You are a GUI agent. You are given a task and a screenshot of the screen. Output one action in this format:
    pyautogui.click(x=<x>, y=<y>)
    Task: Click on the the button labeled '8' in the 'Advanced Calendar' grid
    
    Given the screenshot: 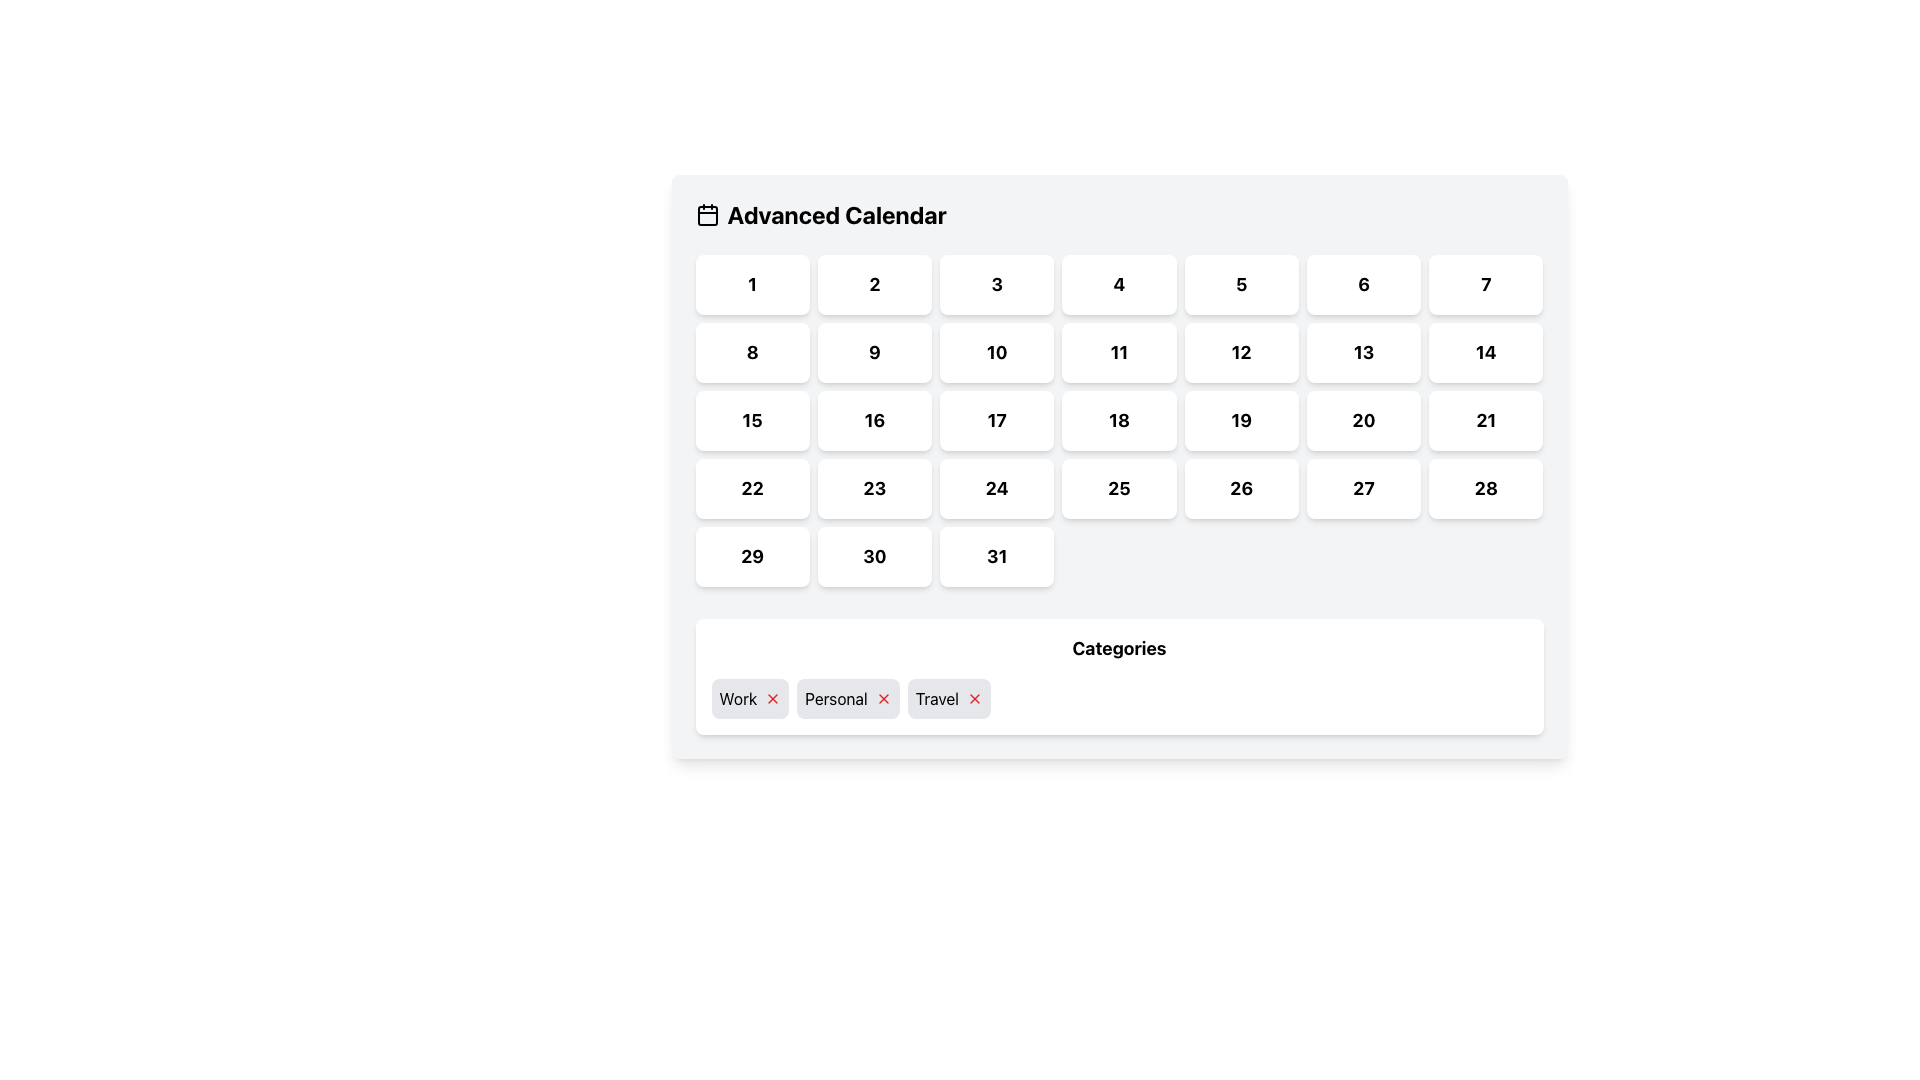 What is the action you would take?
    pyautogui.click(x=751, y=352)
    